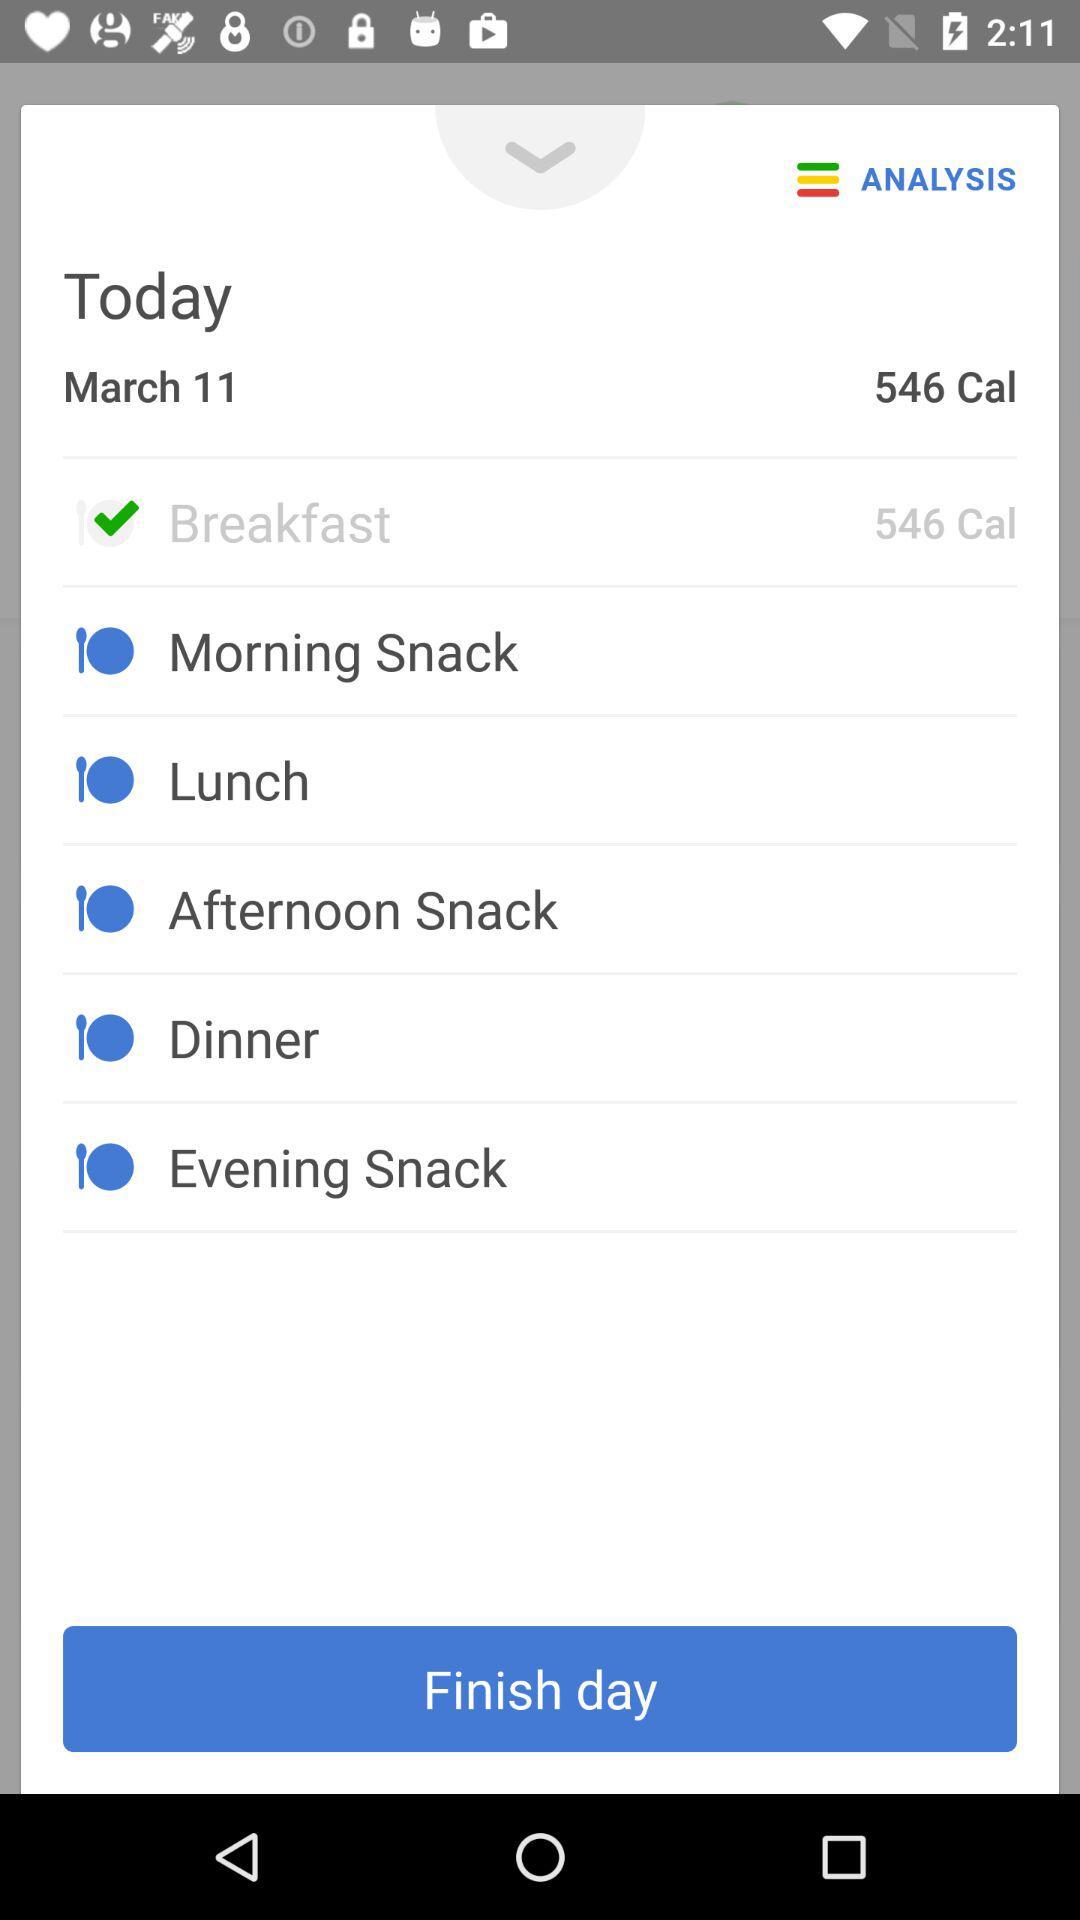 This screenshot has width=1080, height=1920. What do you see at coordinates (591, 907) in the screenshot?
I see `the item below lunch icon` at bounding box center [591, 907].